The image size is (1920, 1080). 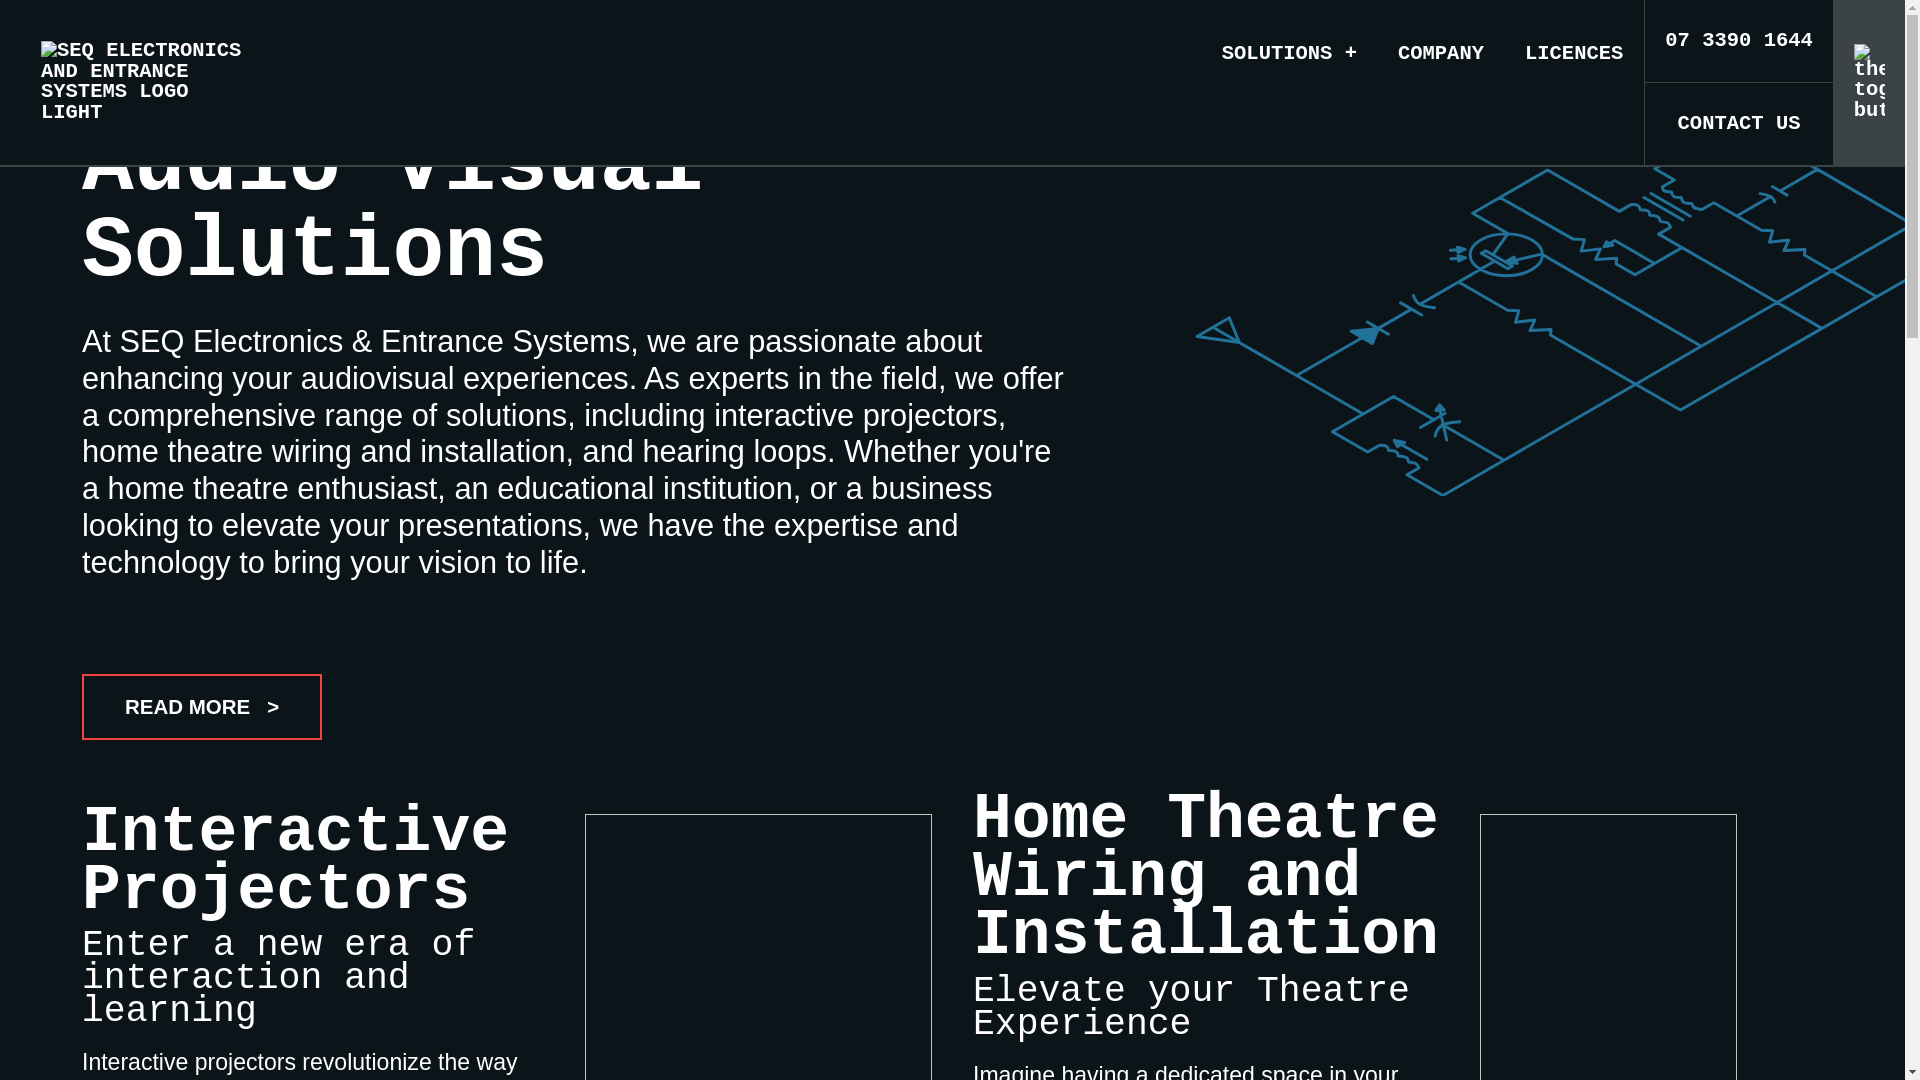 I want to click on 'Interactive Projectors', so click(x=294, y=860).